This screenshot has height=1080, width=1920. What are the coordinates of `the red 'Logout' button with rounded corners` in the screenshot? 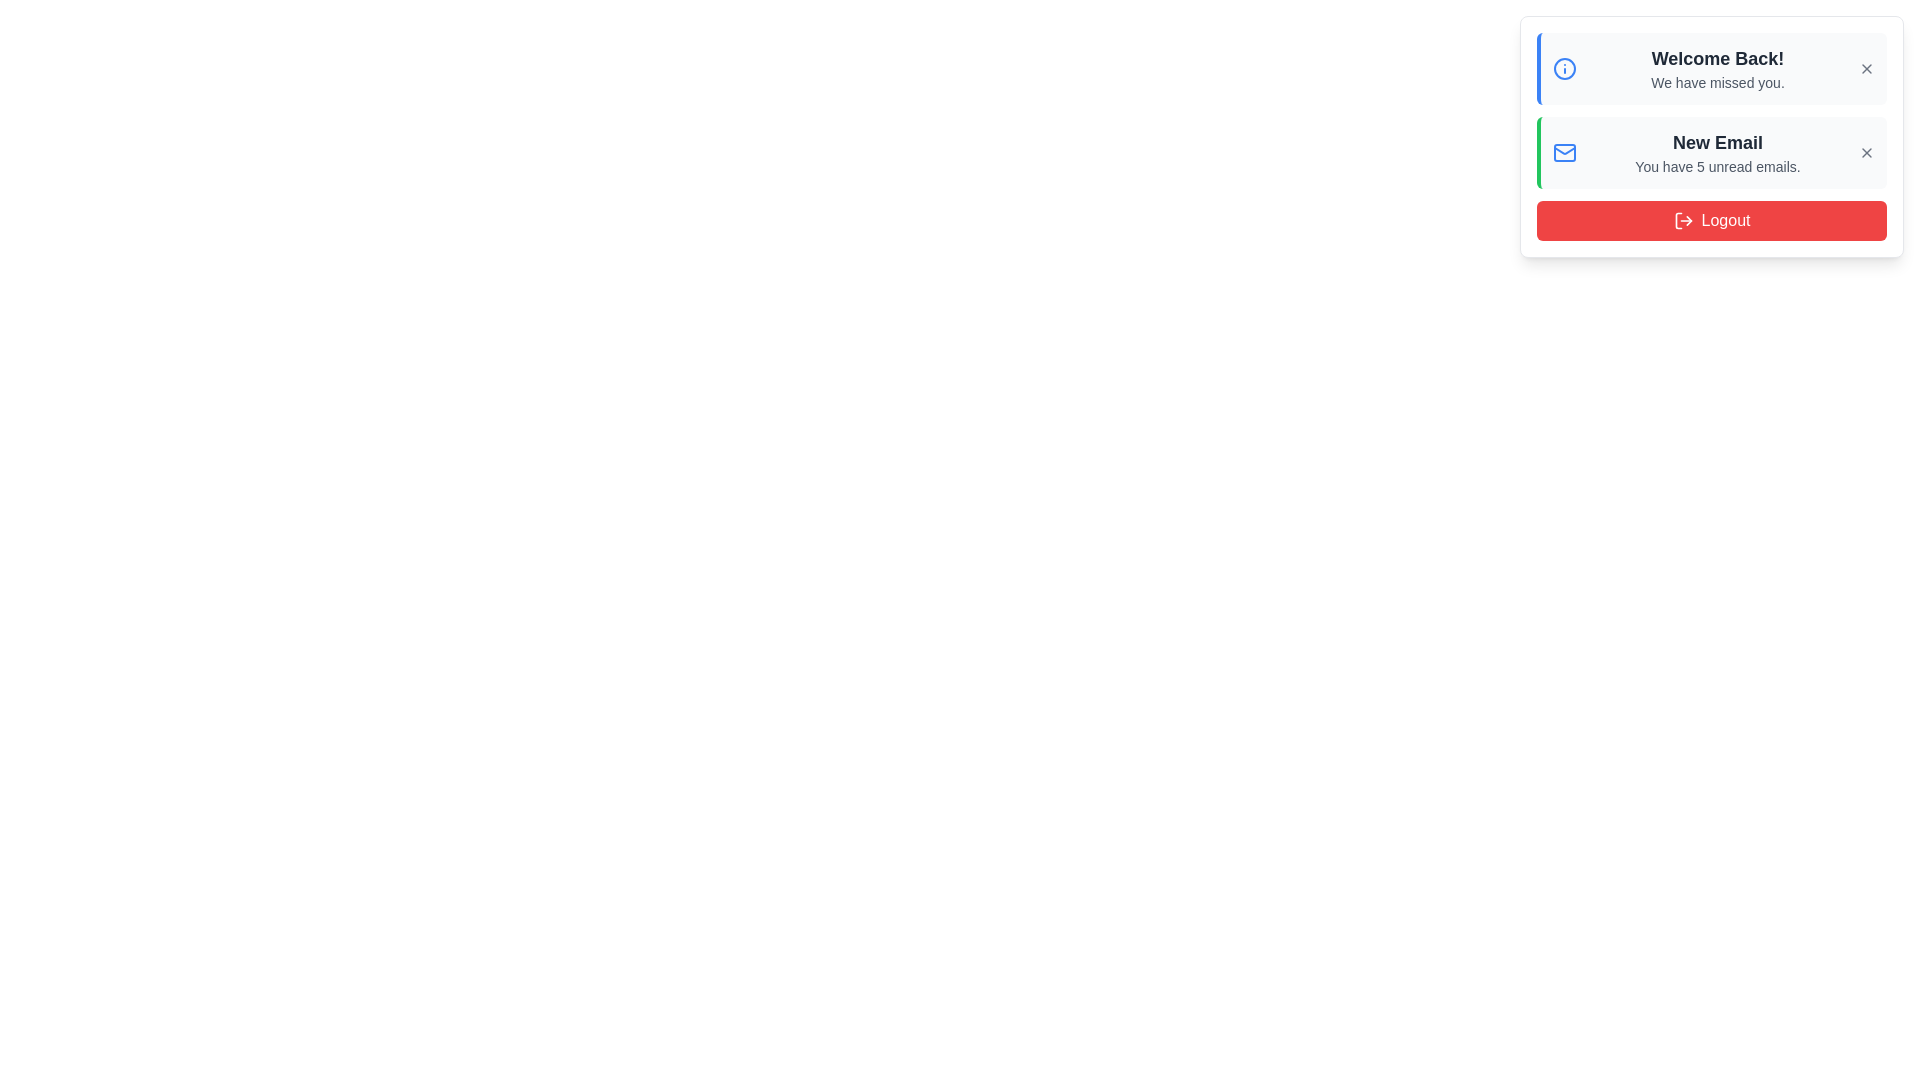 It's located at (1711, 220).